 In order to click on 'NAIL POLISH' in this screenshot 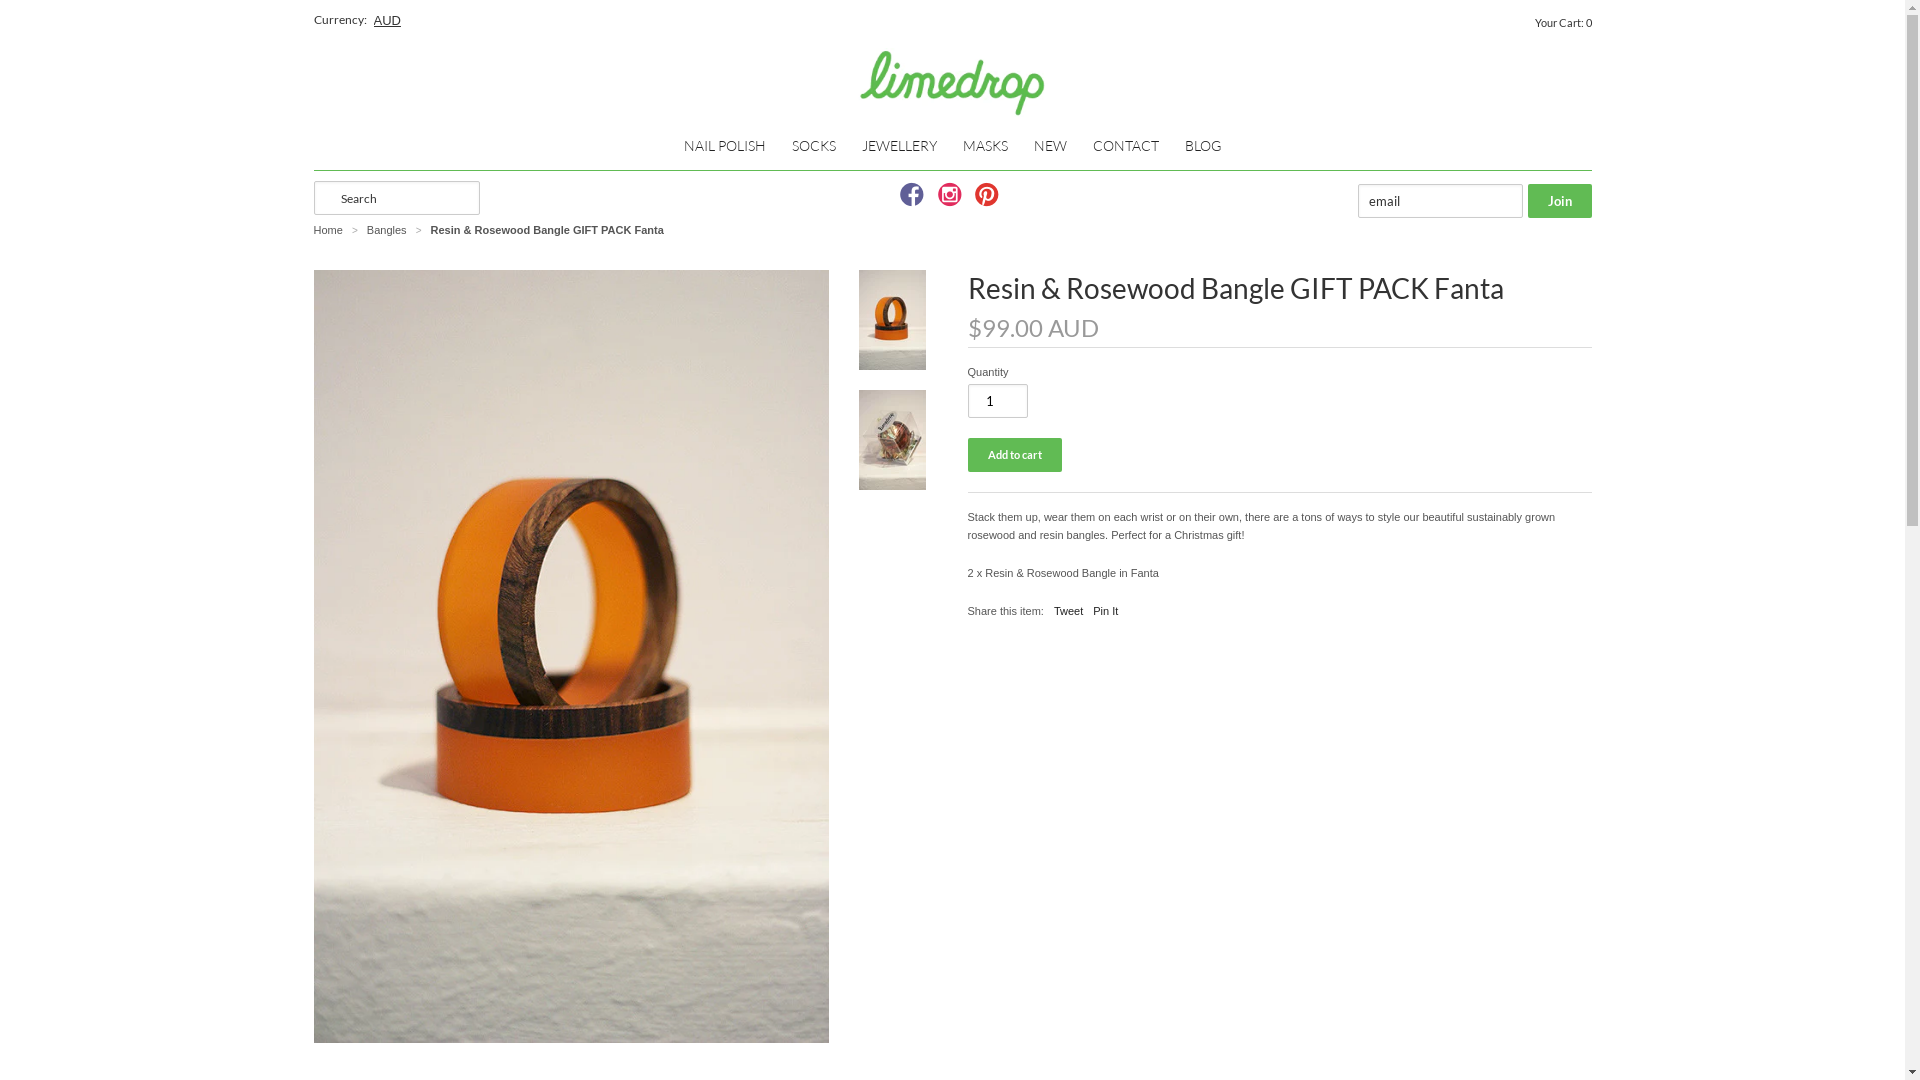, I will do `click(723, 145)`.